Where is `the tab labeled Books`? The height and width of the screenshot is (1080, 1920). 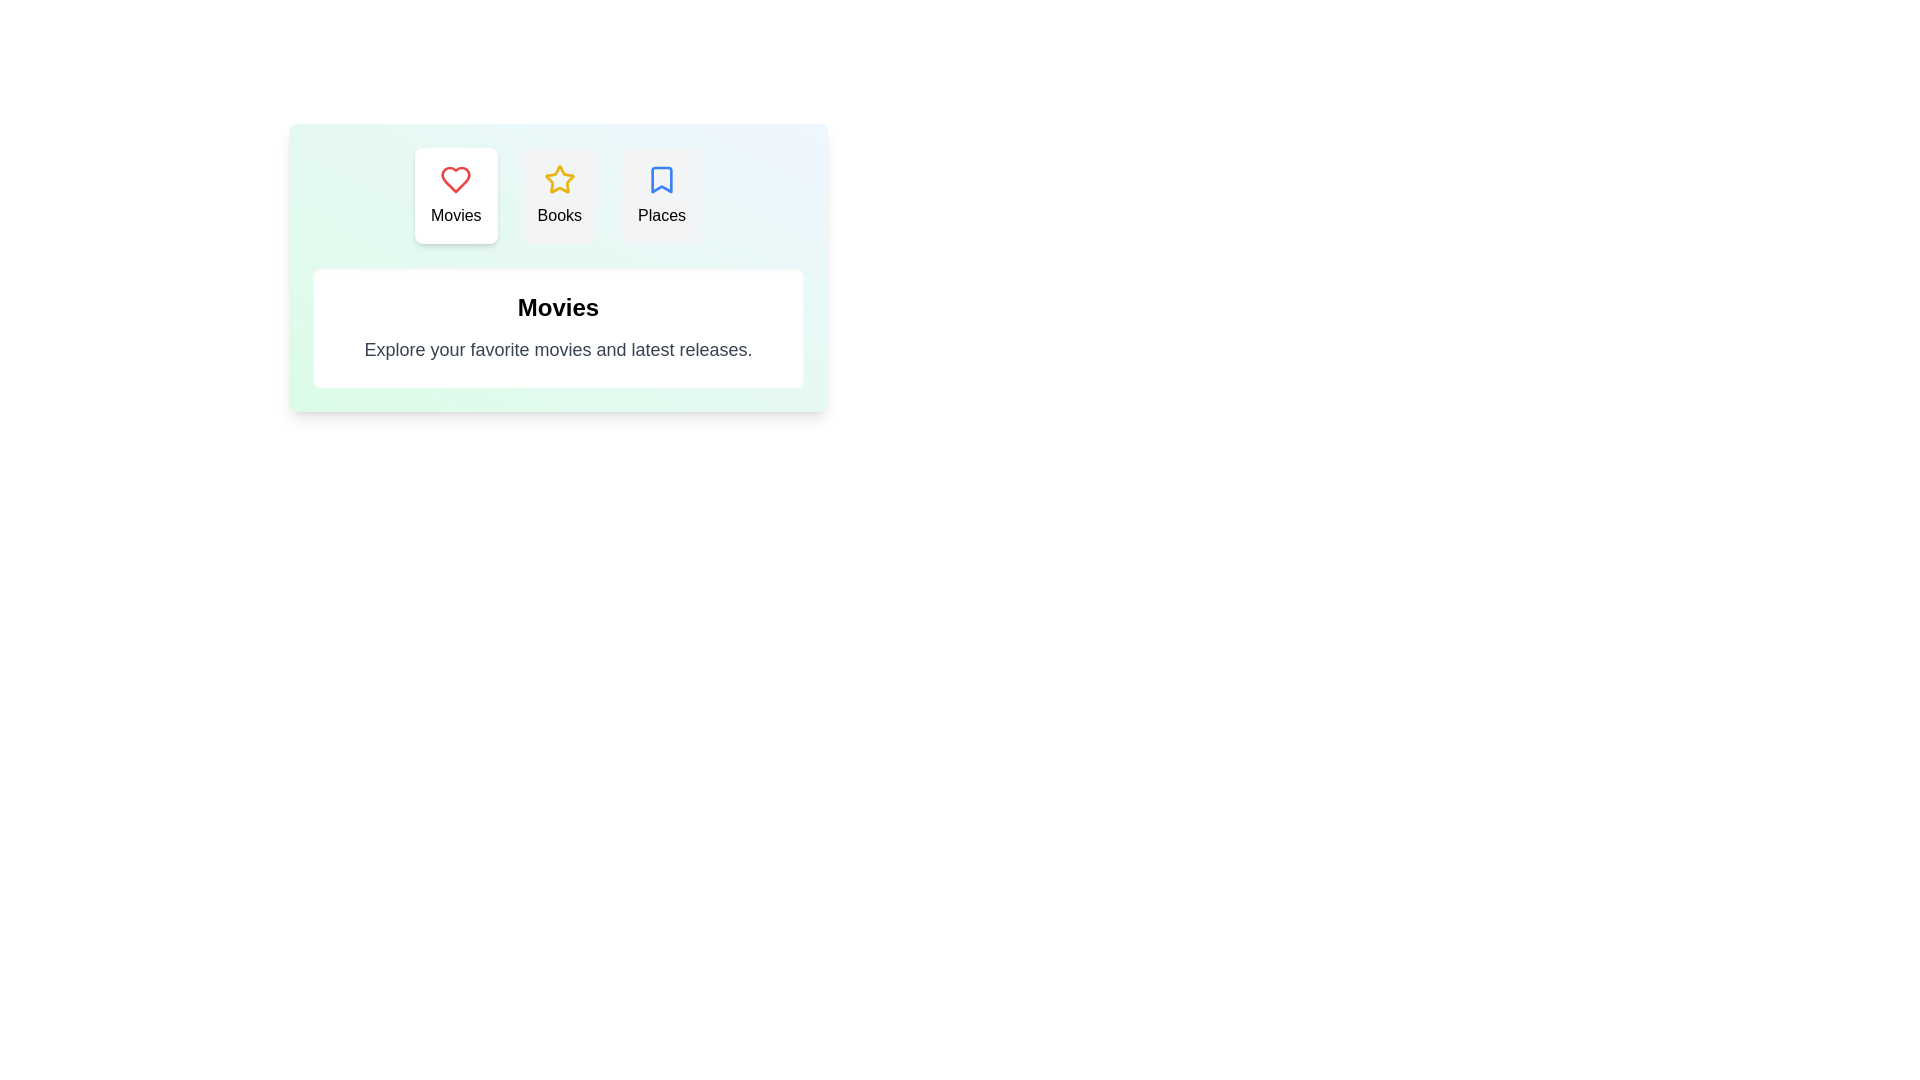
the tab labeled Books is located at coordinates (559, 196).